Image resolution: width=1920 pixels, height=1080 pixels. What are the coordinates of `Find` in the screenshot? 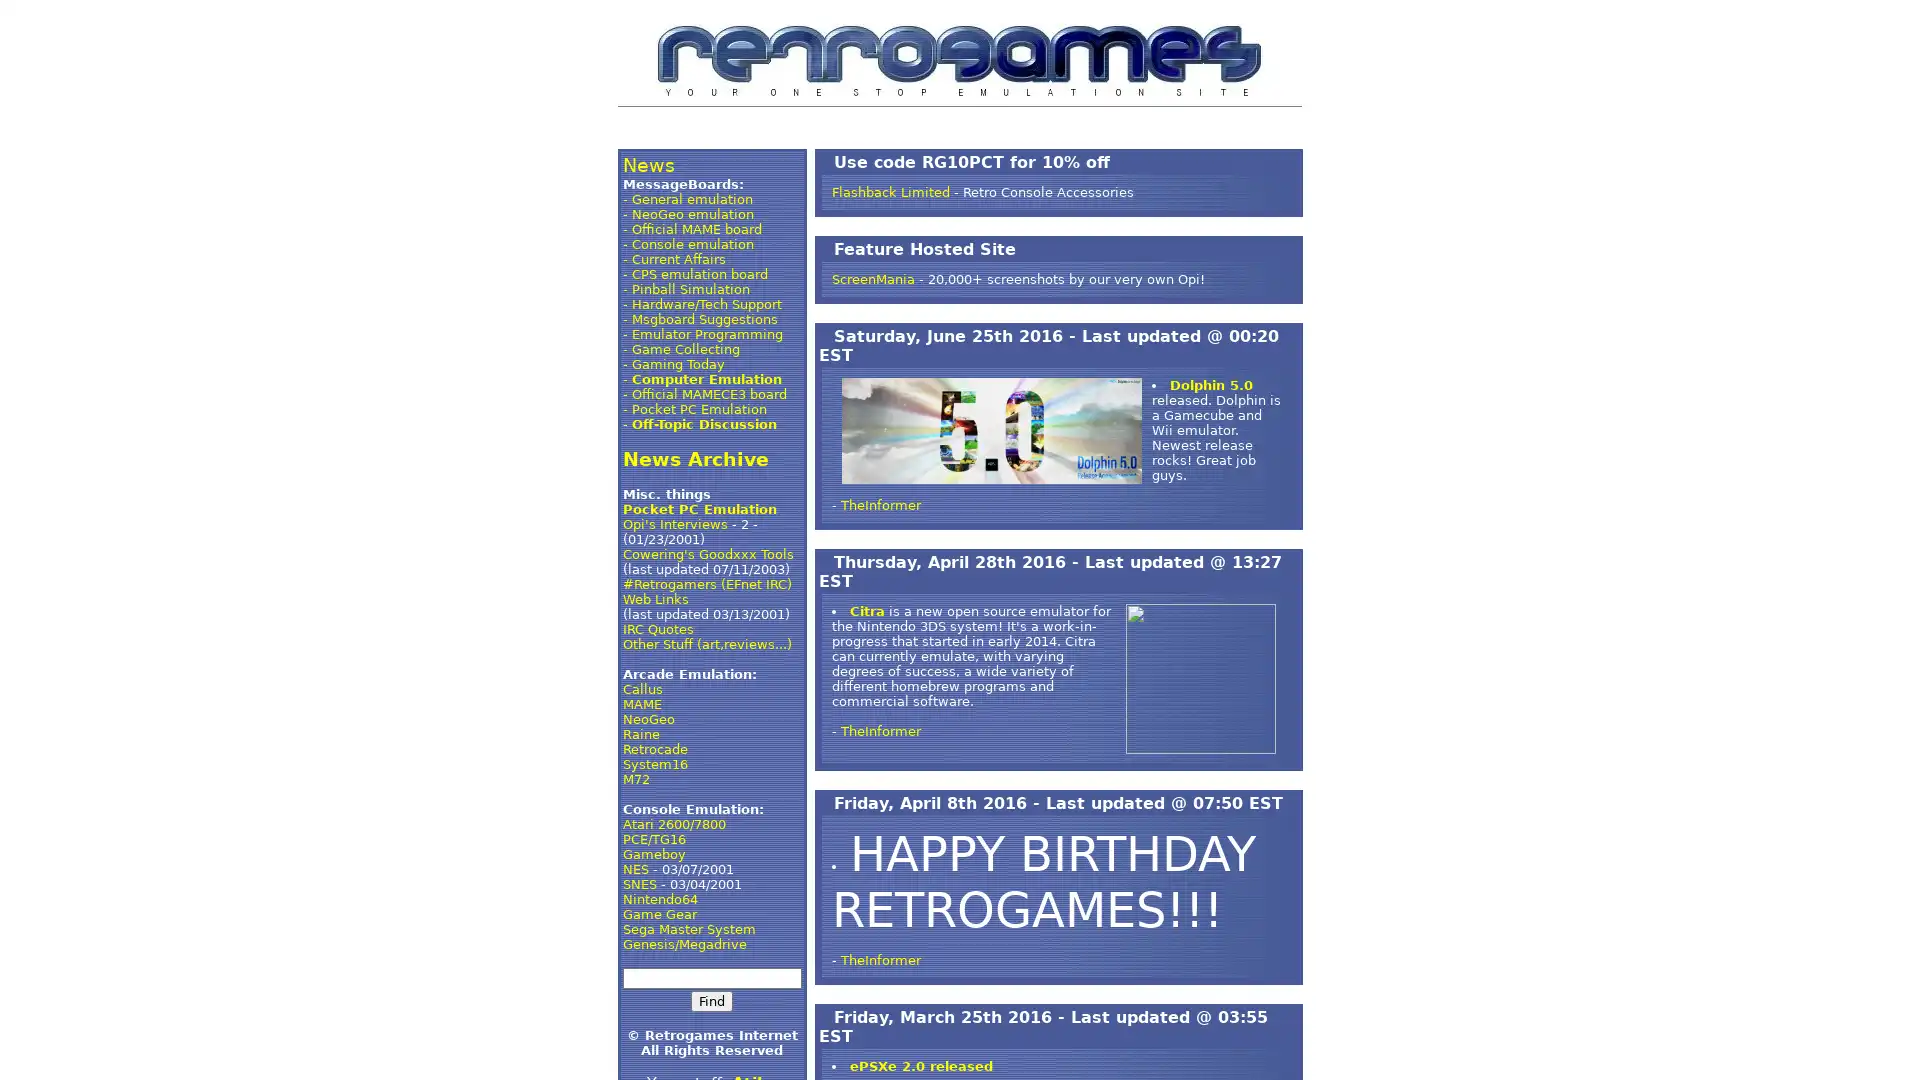 It's located at (711, 1001).